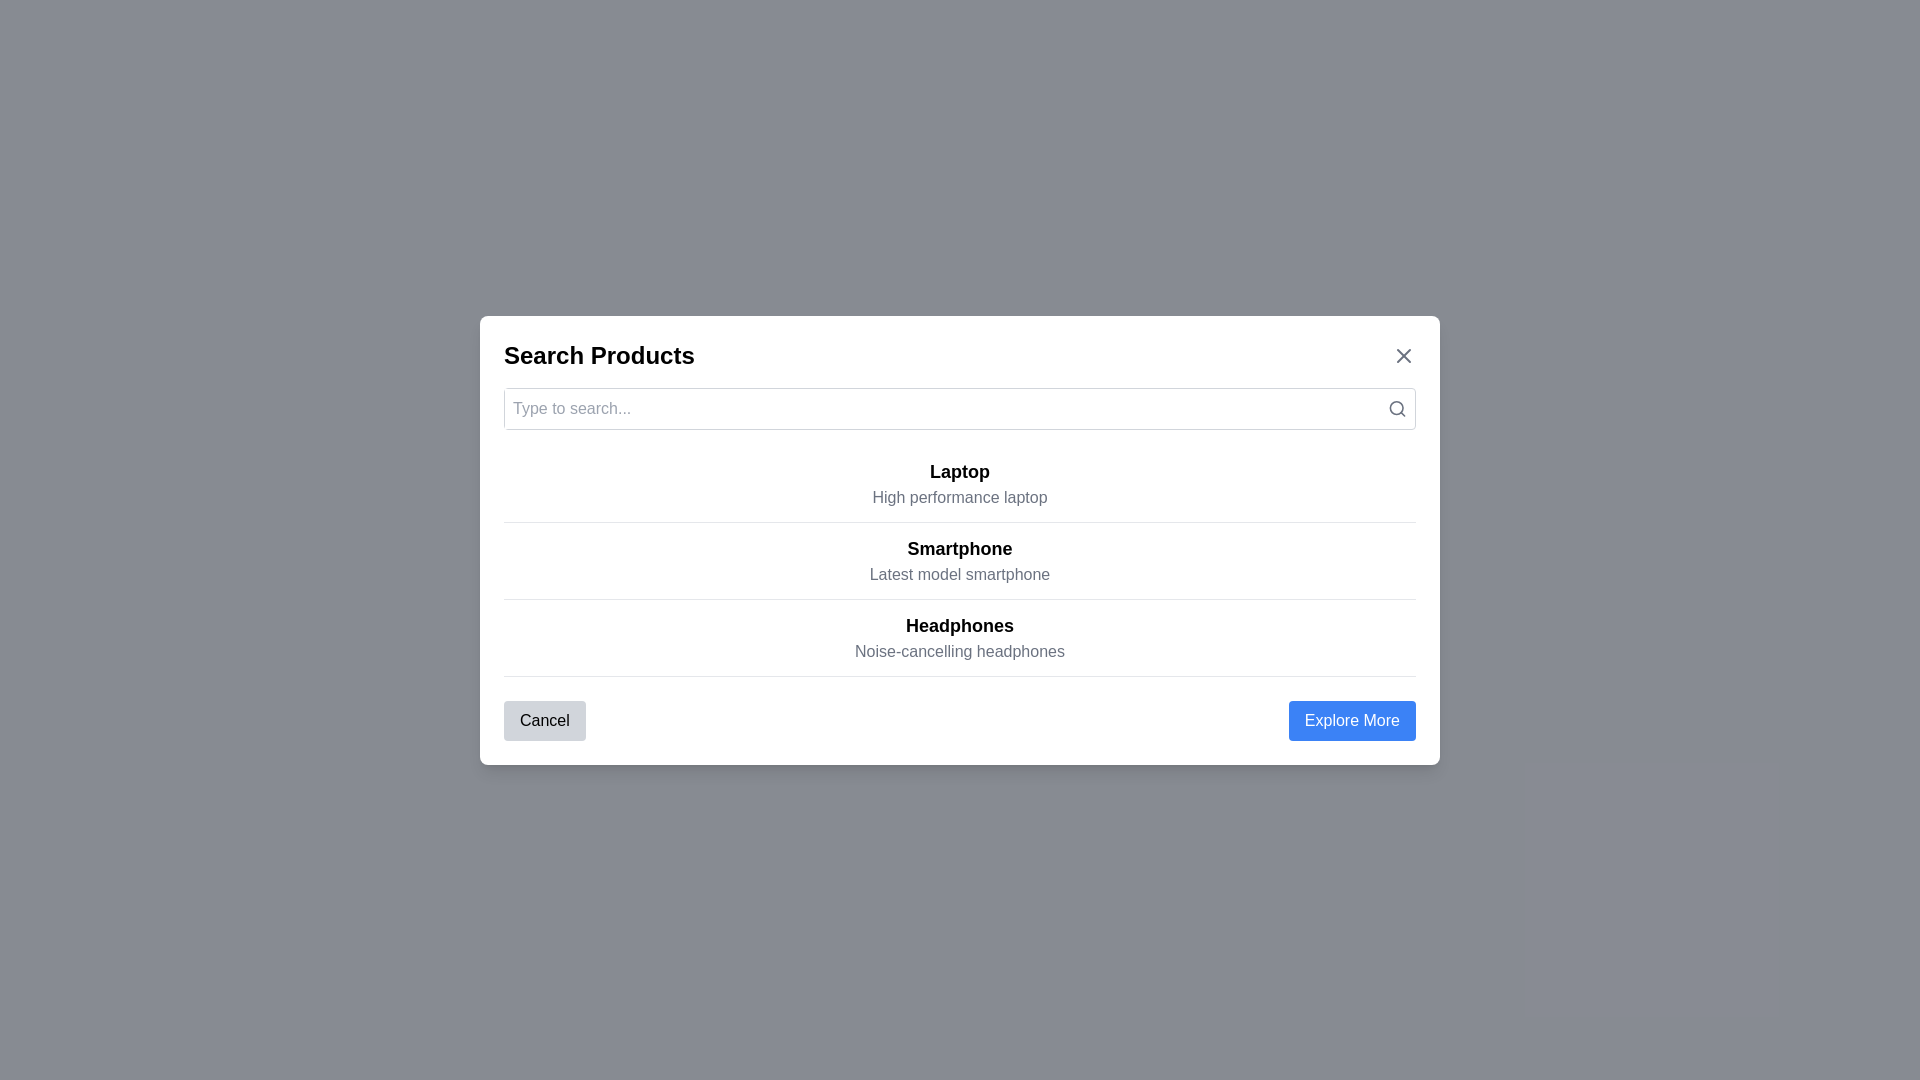  I want to click on the Close button located in the top-right corner of the modal, adjacent, so click(1402, 354).